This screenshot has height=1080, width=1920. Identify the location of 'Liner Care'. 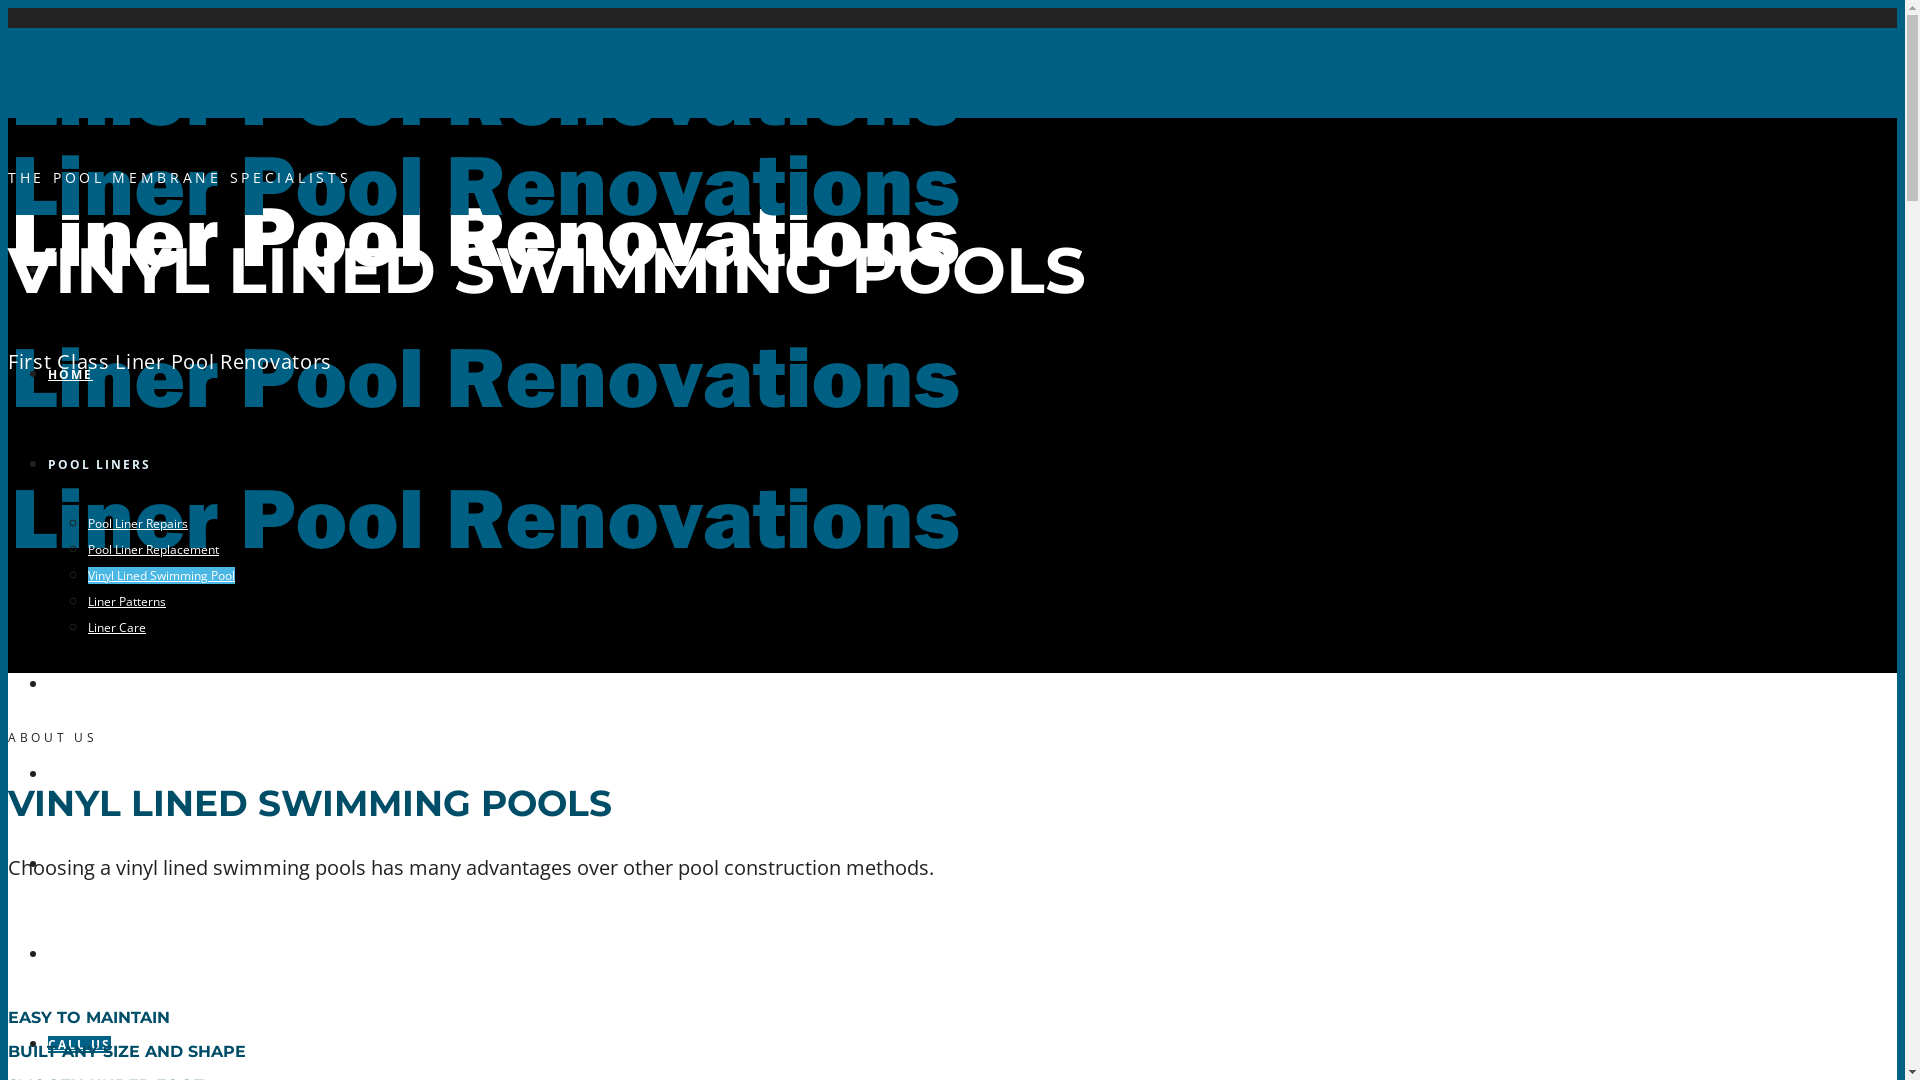
(115, 626).